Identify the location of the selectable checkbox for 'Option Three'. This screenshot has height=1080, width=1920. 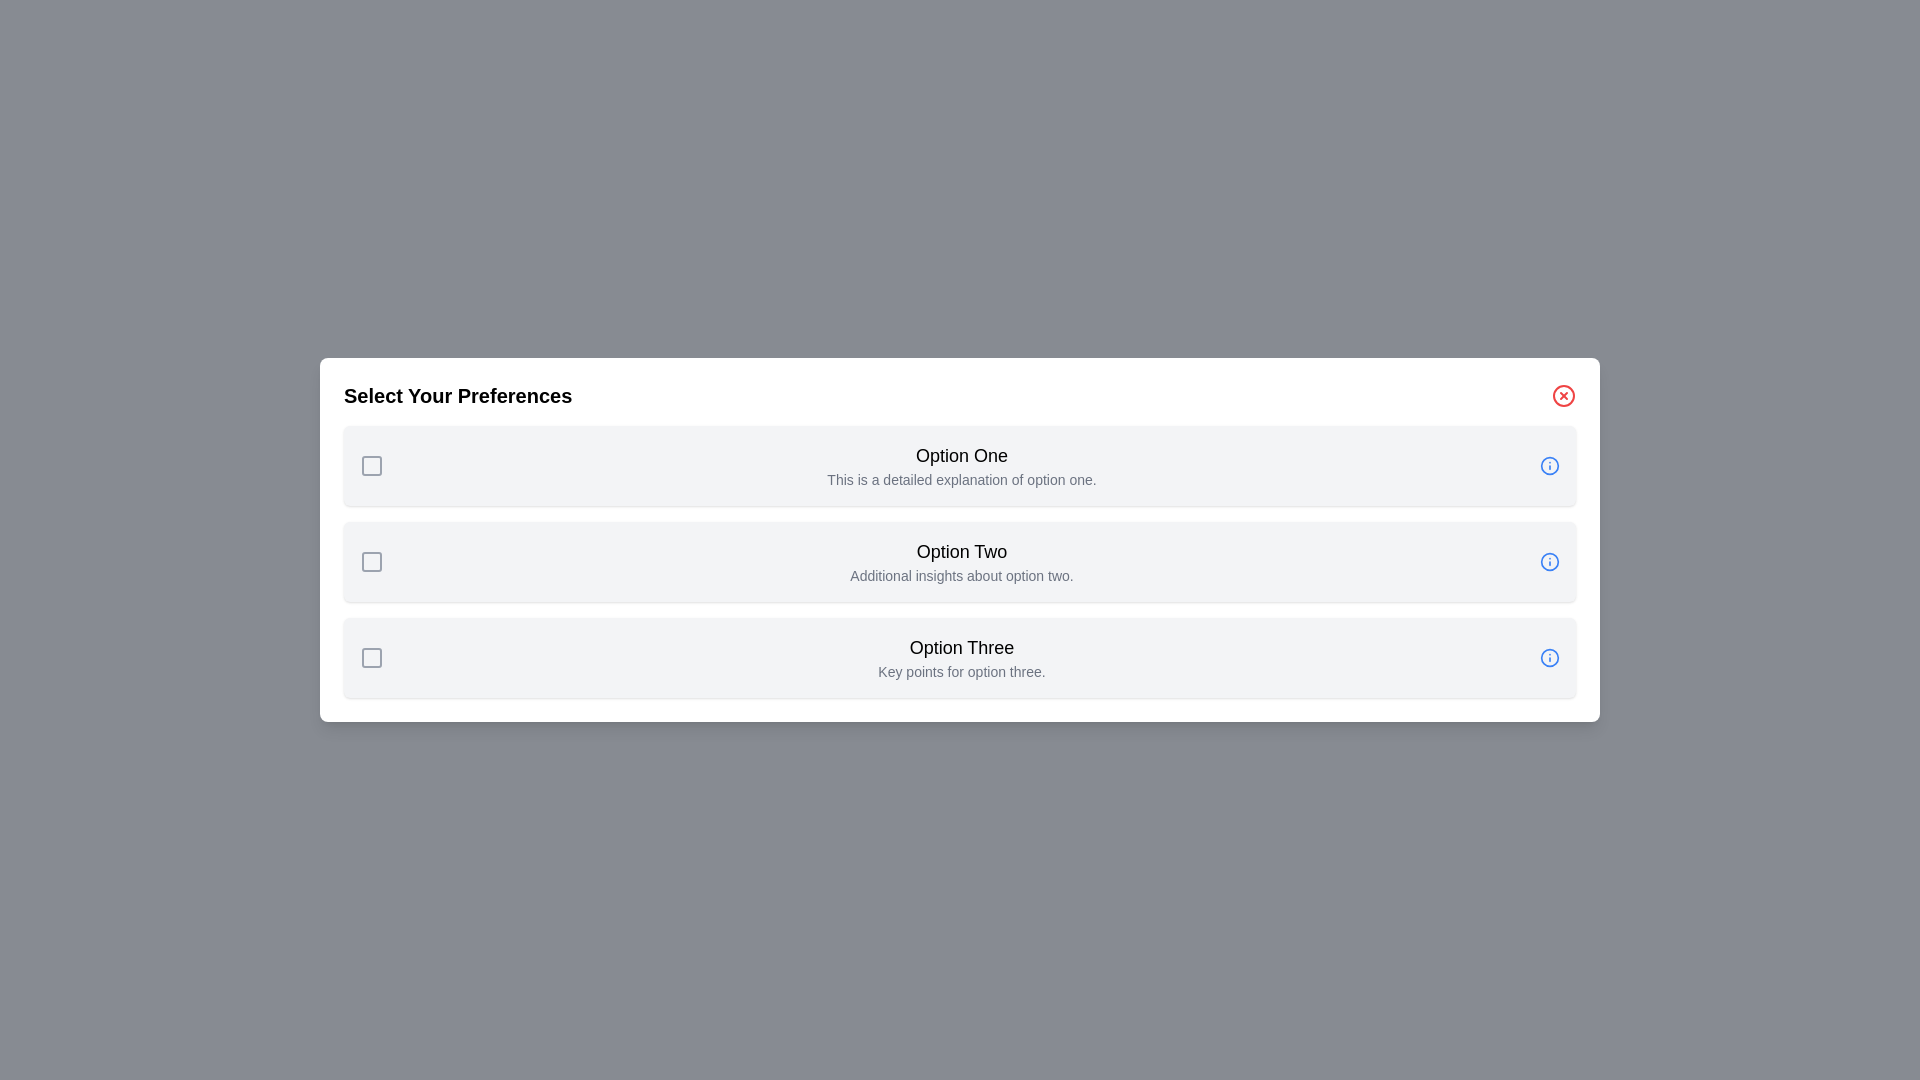
(372, 658).